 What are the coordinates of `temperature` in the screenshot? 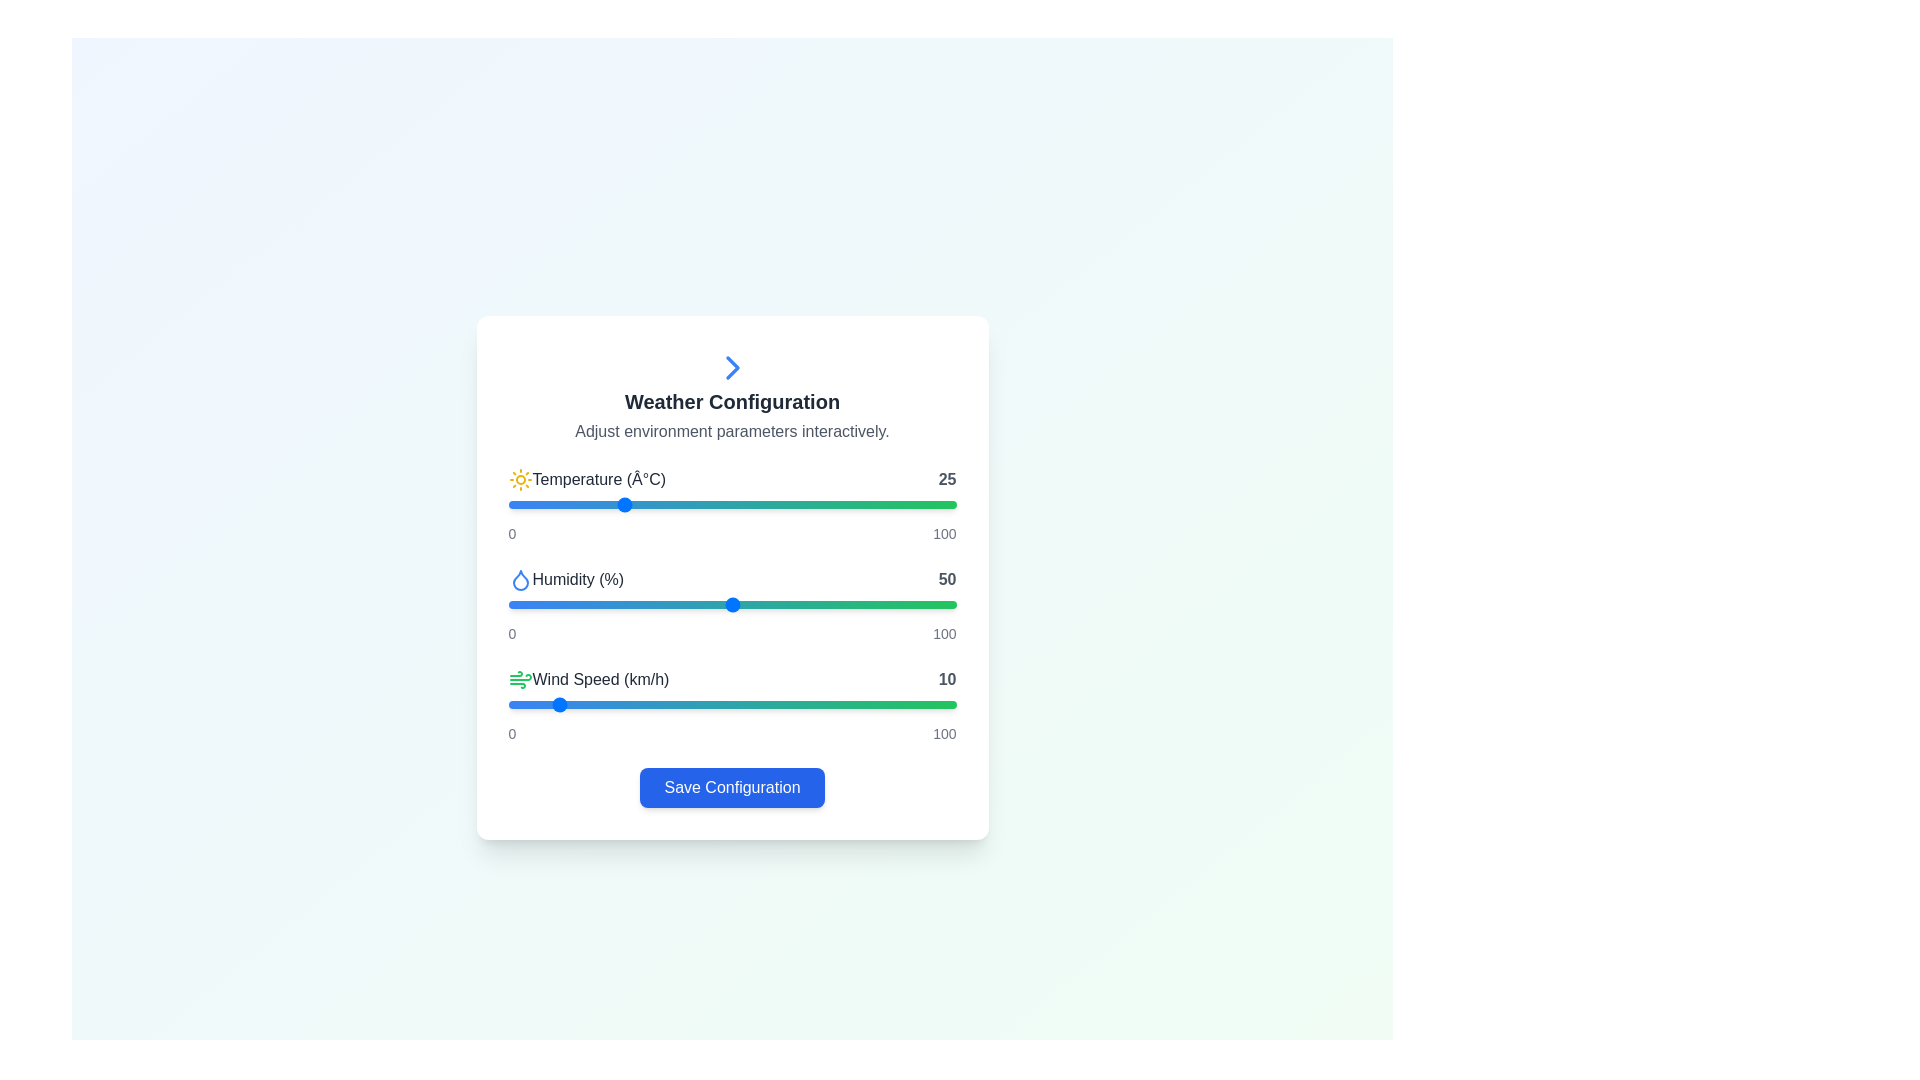 It's located at (601, 504).